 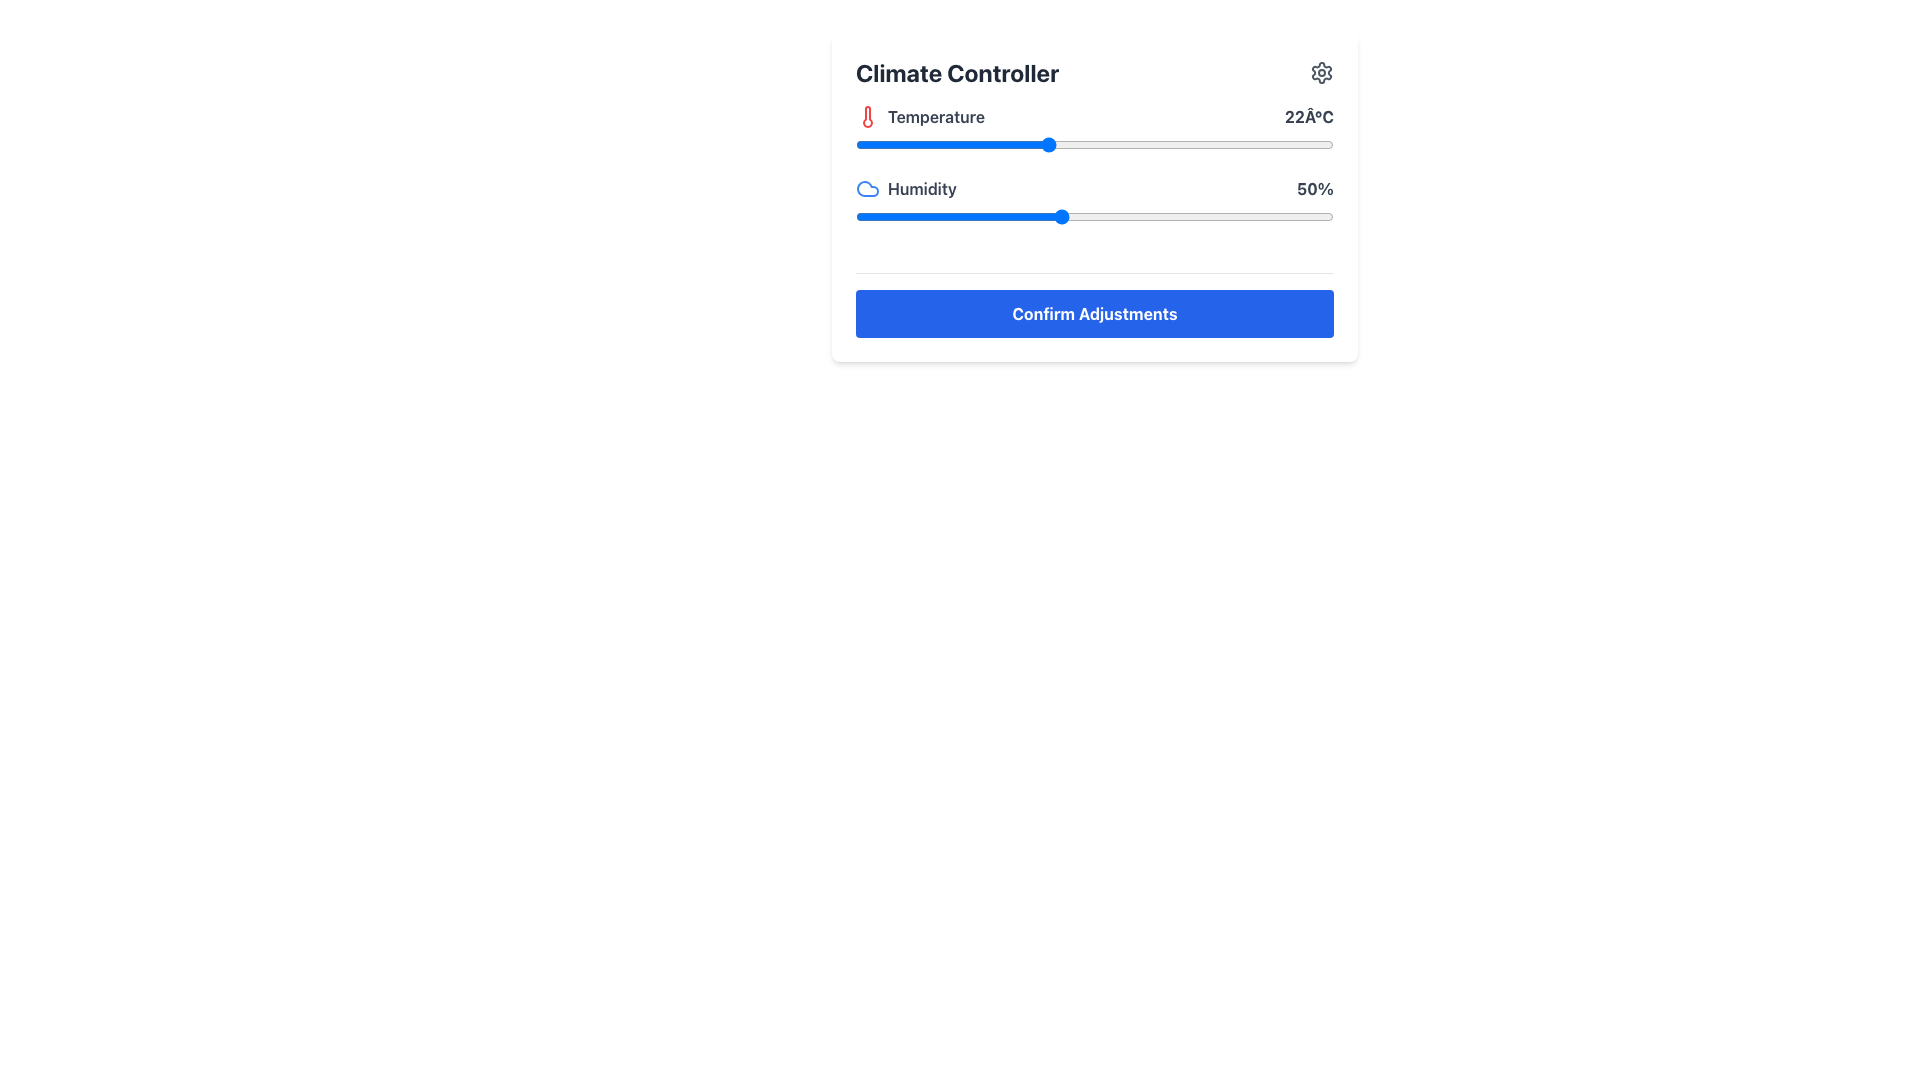 What do you see at coordinates (978, 216) in the screenshot?
I see `humidity` at bounding box center [978, 216].